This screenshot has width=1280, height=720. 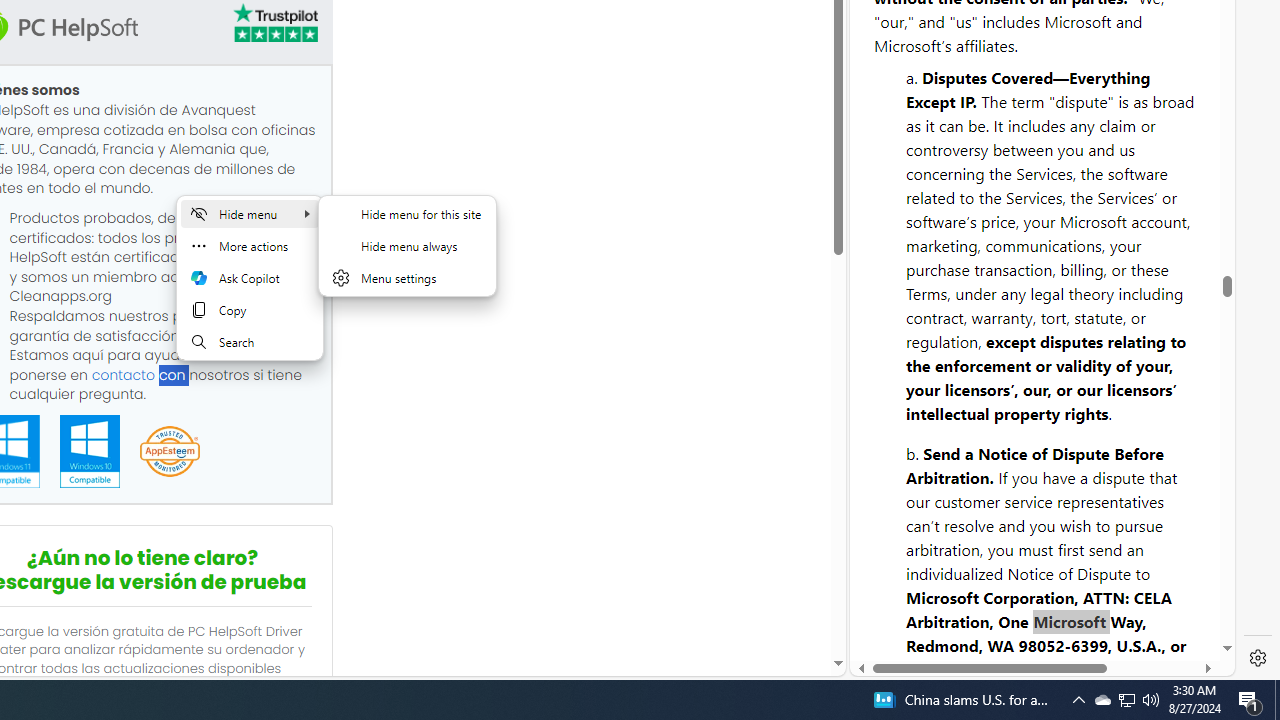 I want to click on 'Mini menu on text selection', so click(x=249, y=290).